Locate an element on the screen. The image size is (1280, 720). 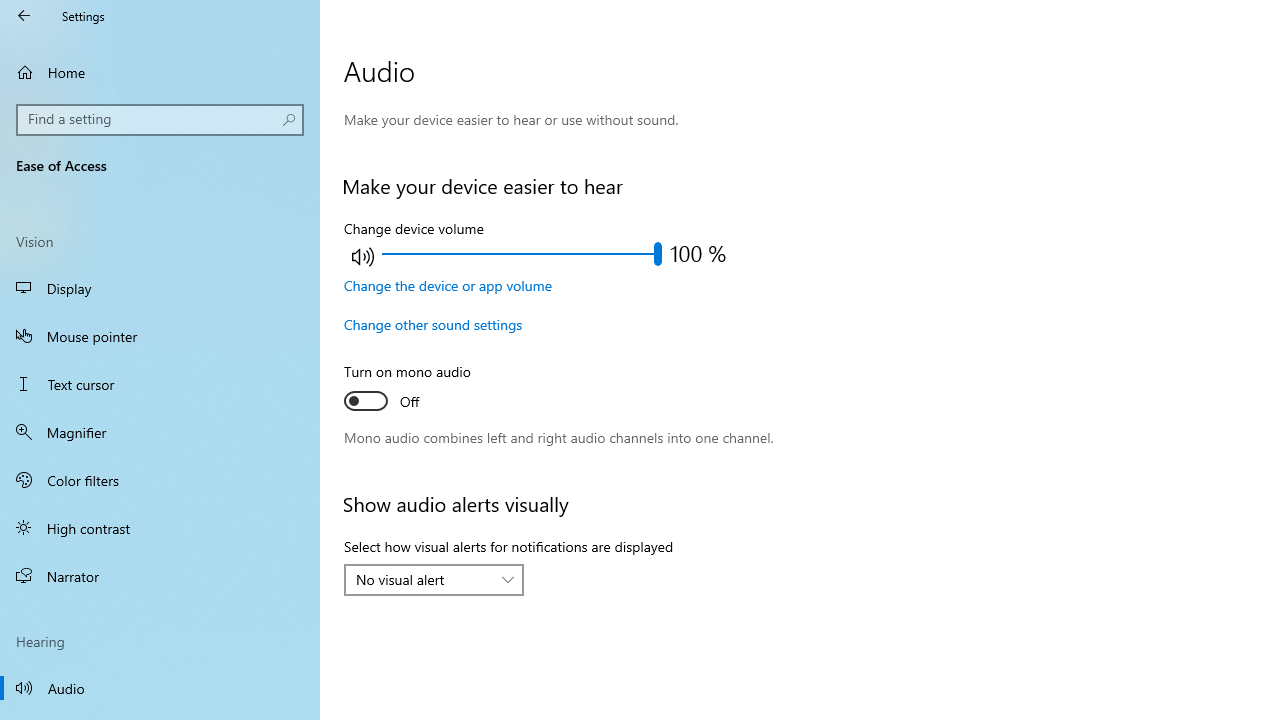
'High contrast' is located at coordinates (160, 527).